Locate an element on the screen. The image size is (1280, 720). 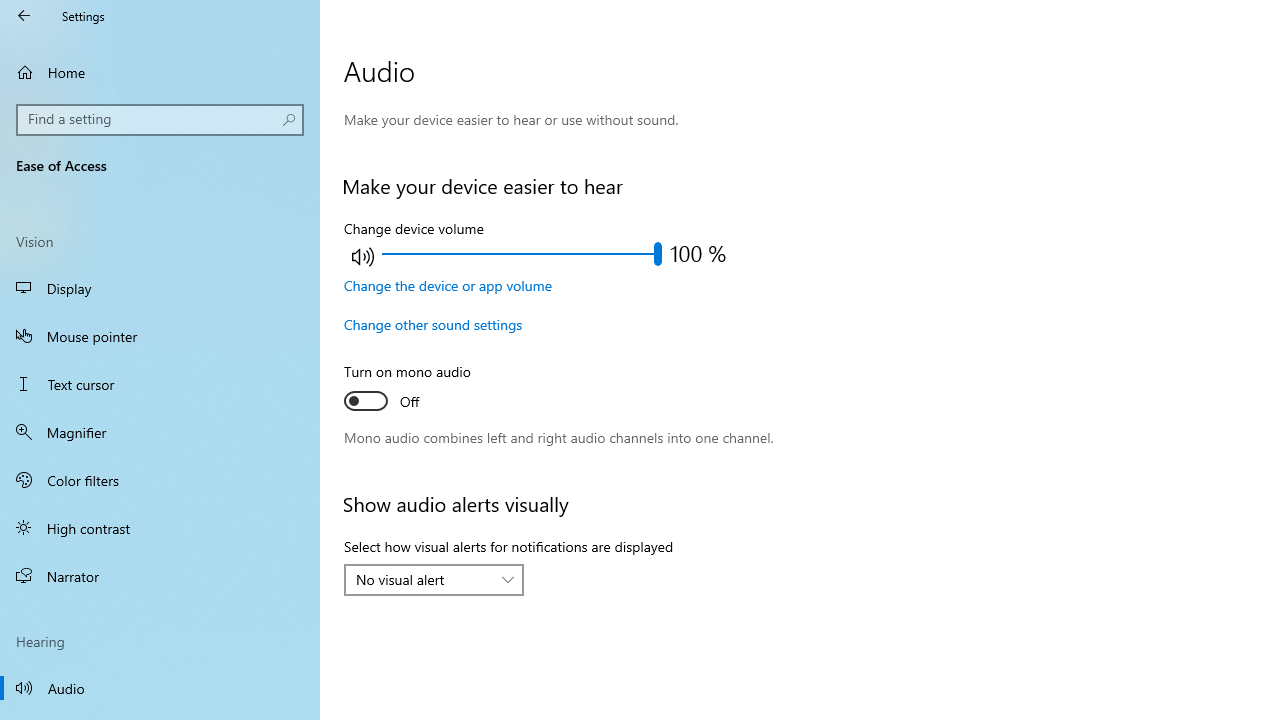
'High contrast' is located at coordinates (160, 527).